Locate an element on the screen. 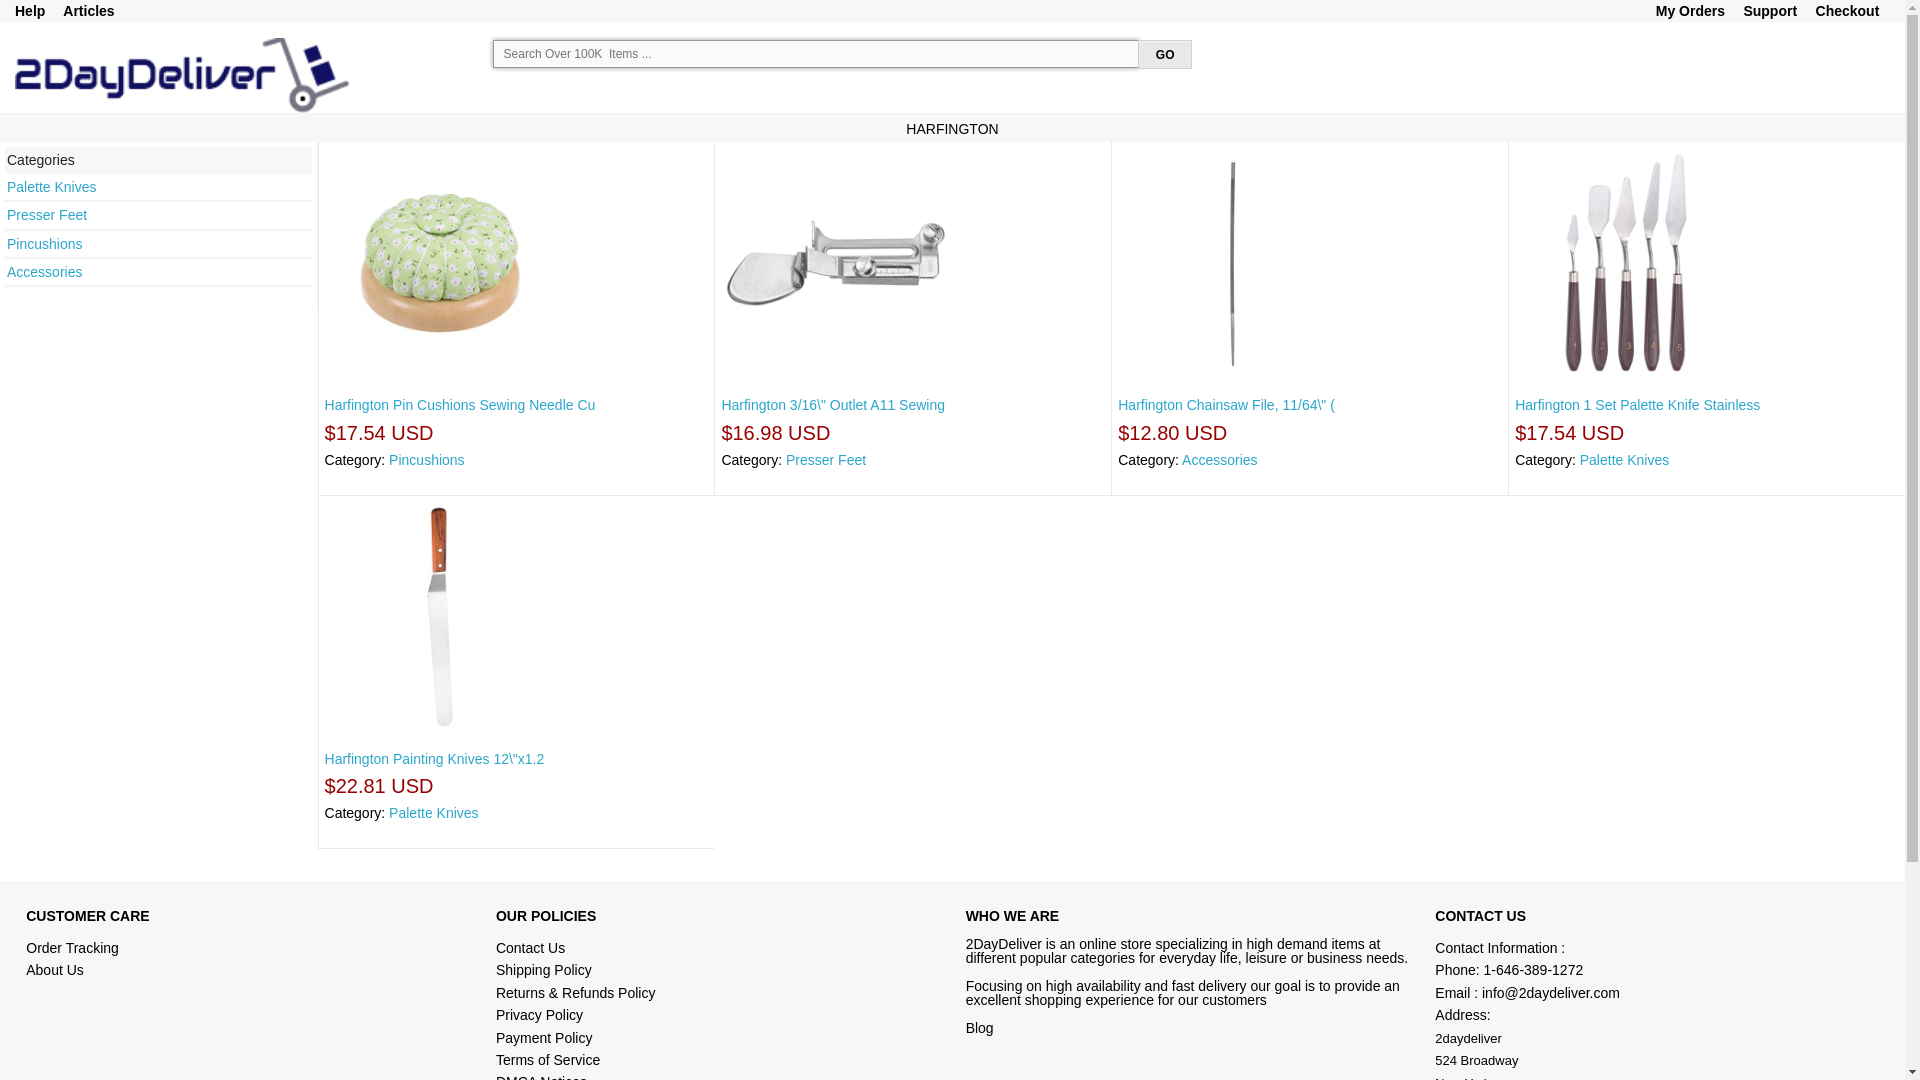 This screenshot has height=1080, width=1920. 'Support' is located at coordinates (1770, 11).